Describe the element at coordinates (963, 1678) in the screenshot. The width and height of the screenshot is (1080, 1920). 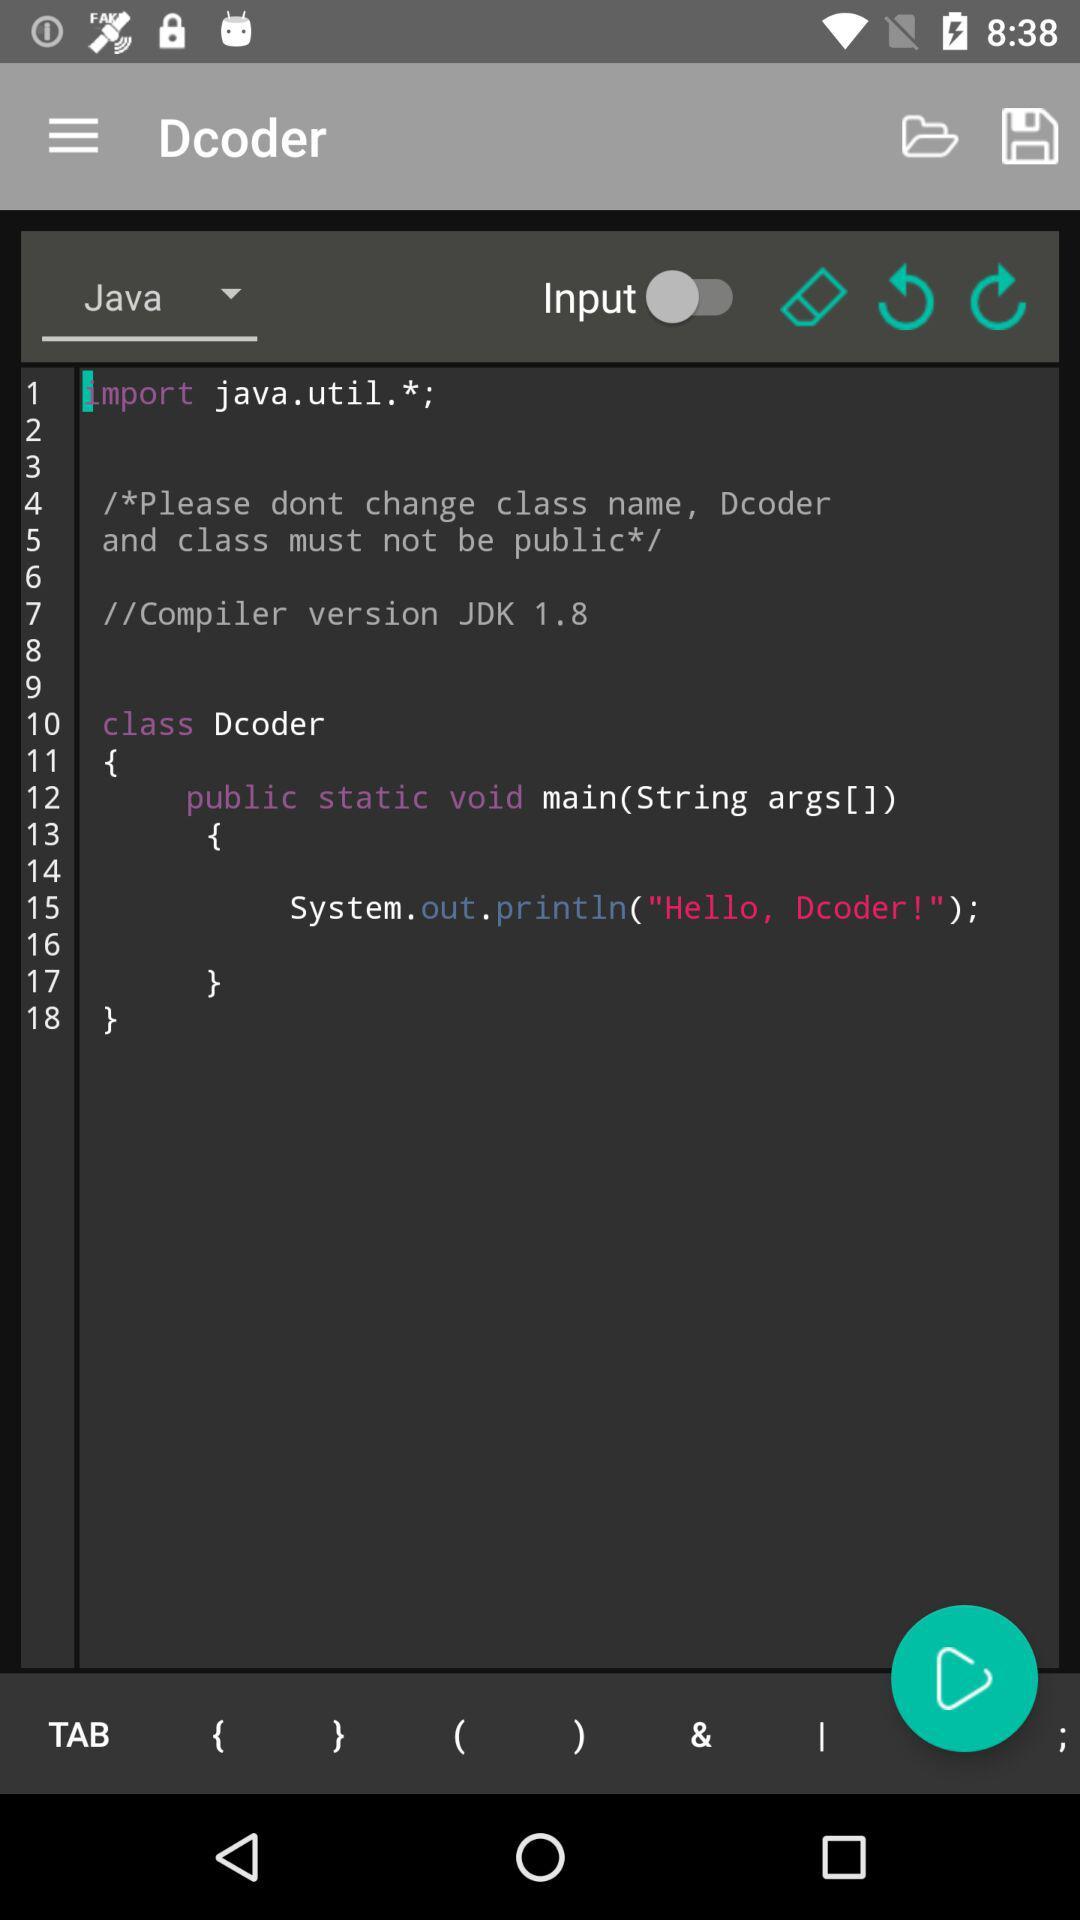
I see `the play icon` at that location.